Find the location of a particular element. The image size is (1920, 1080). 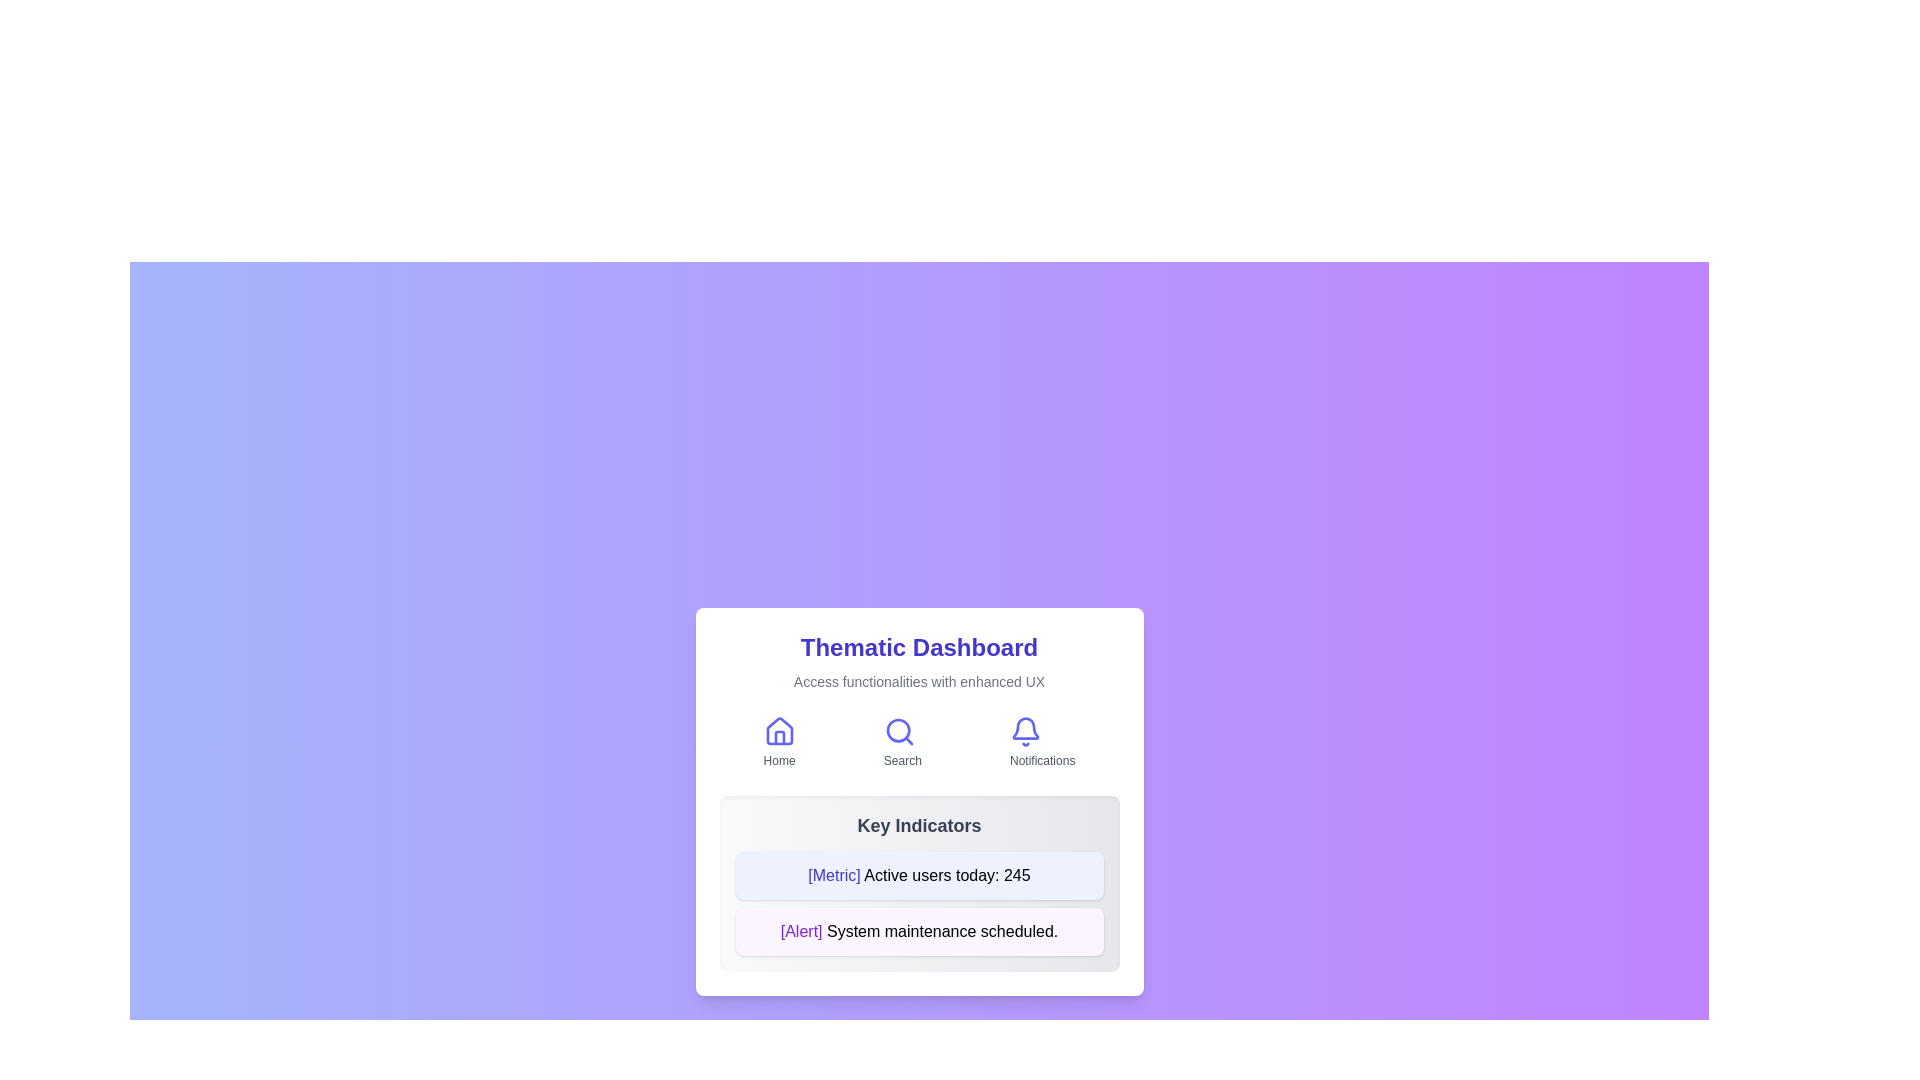

the first notification box in the 'Key Indicators' section that displays metrics related to active users today is located at coordinates (918, 874).